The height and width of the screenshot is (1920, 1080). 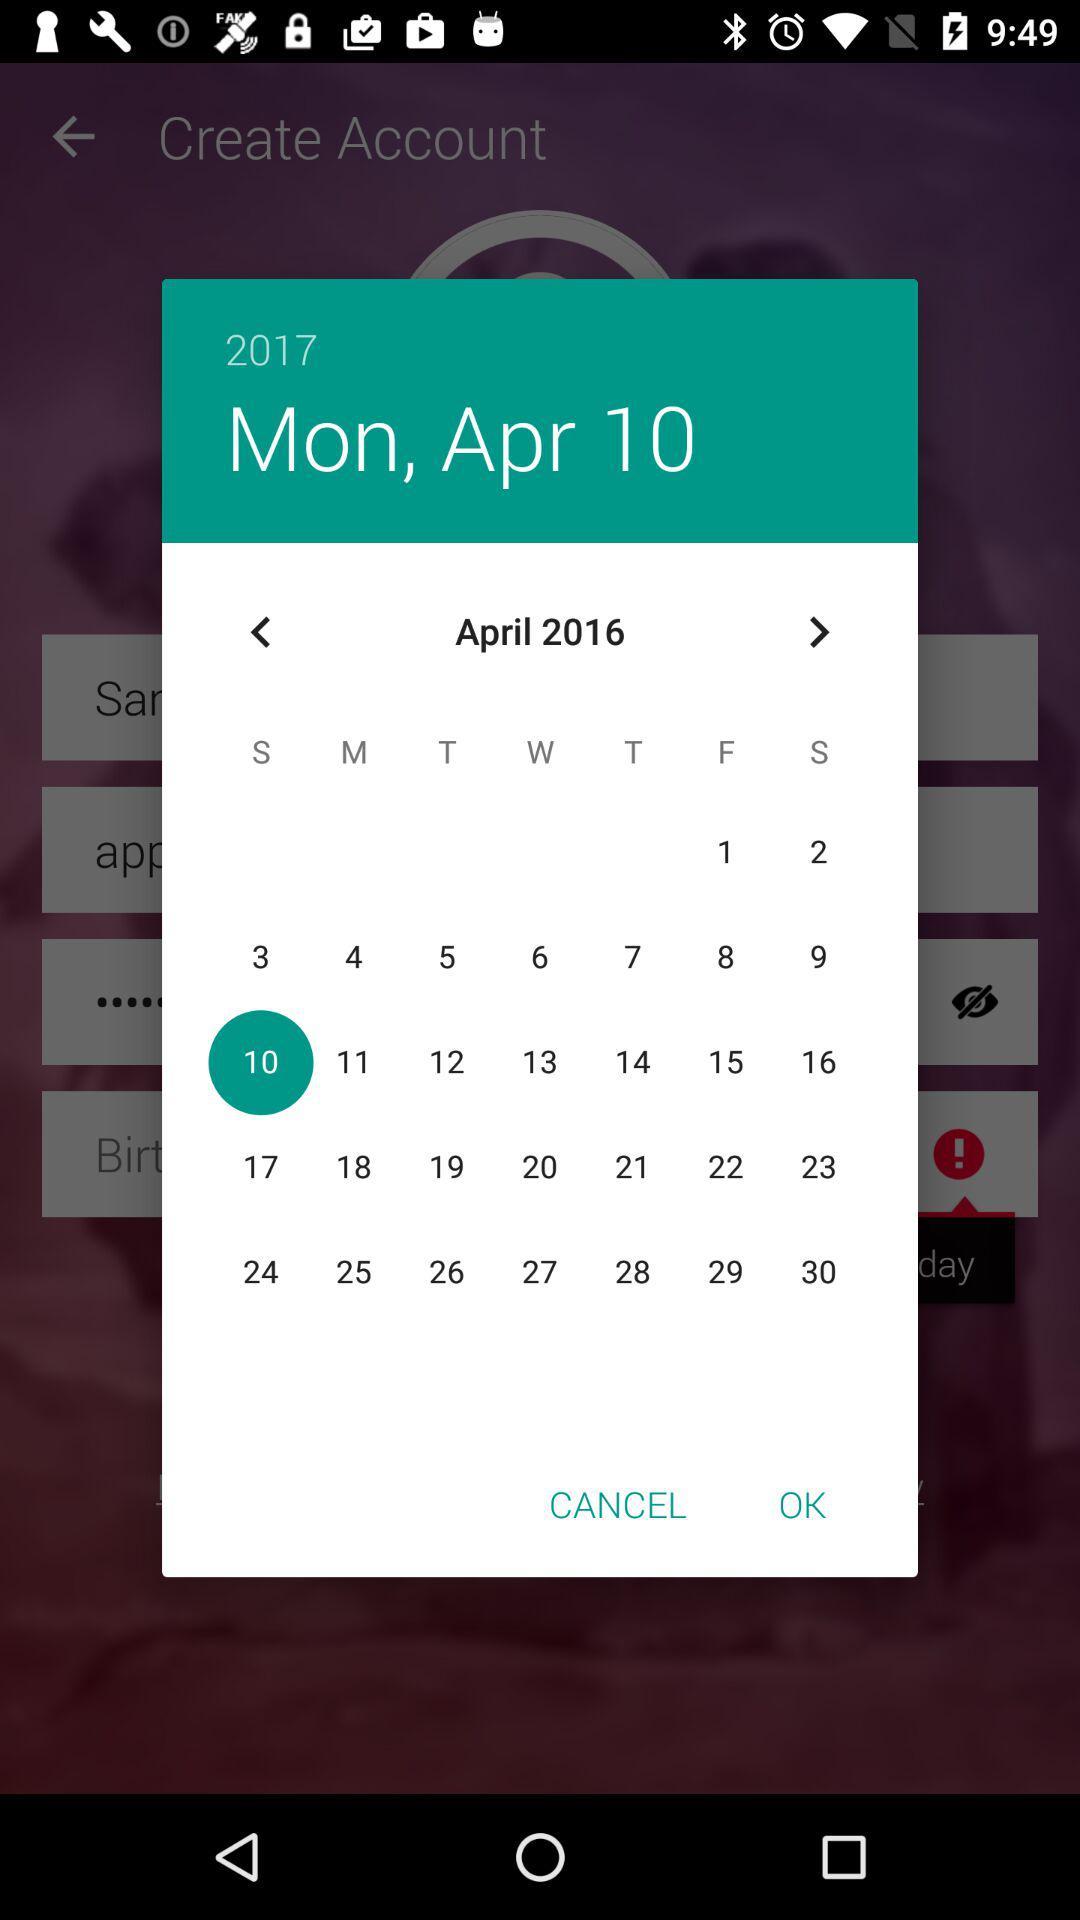 What do you see at coordinates (818, 631) in the screenshot?
I see `the icon at the top right corner` at bounding box center [818, 631].